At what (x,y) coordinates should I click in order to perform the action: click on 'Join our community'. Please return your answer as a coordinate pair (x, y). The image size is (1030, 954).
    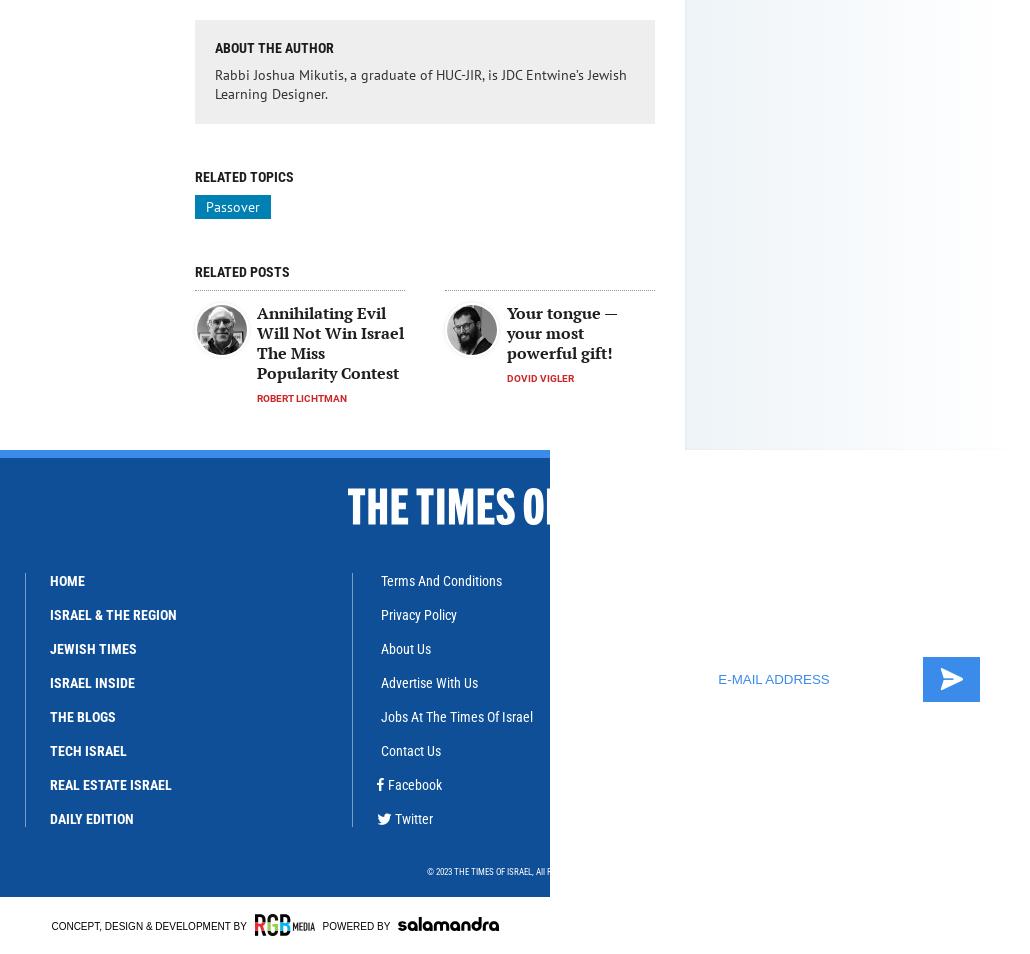
    Looking at the image, I should click on (759, 783).